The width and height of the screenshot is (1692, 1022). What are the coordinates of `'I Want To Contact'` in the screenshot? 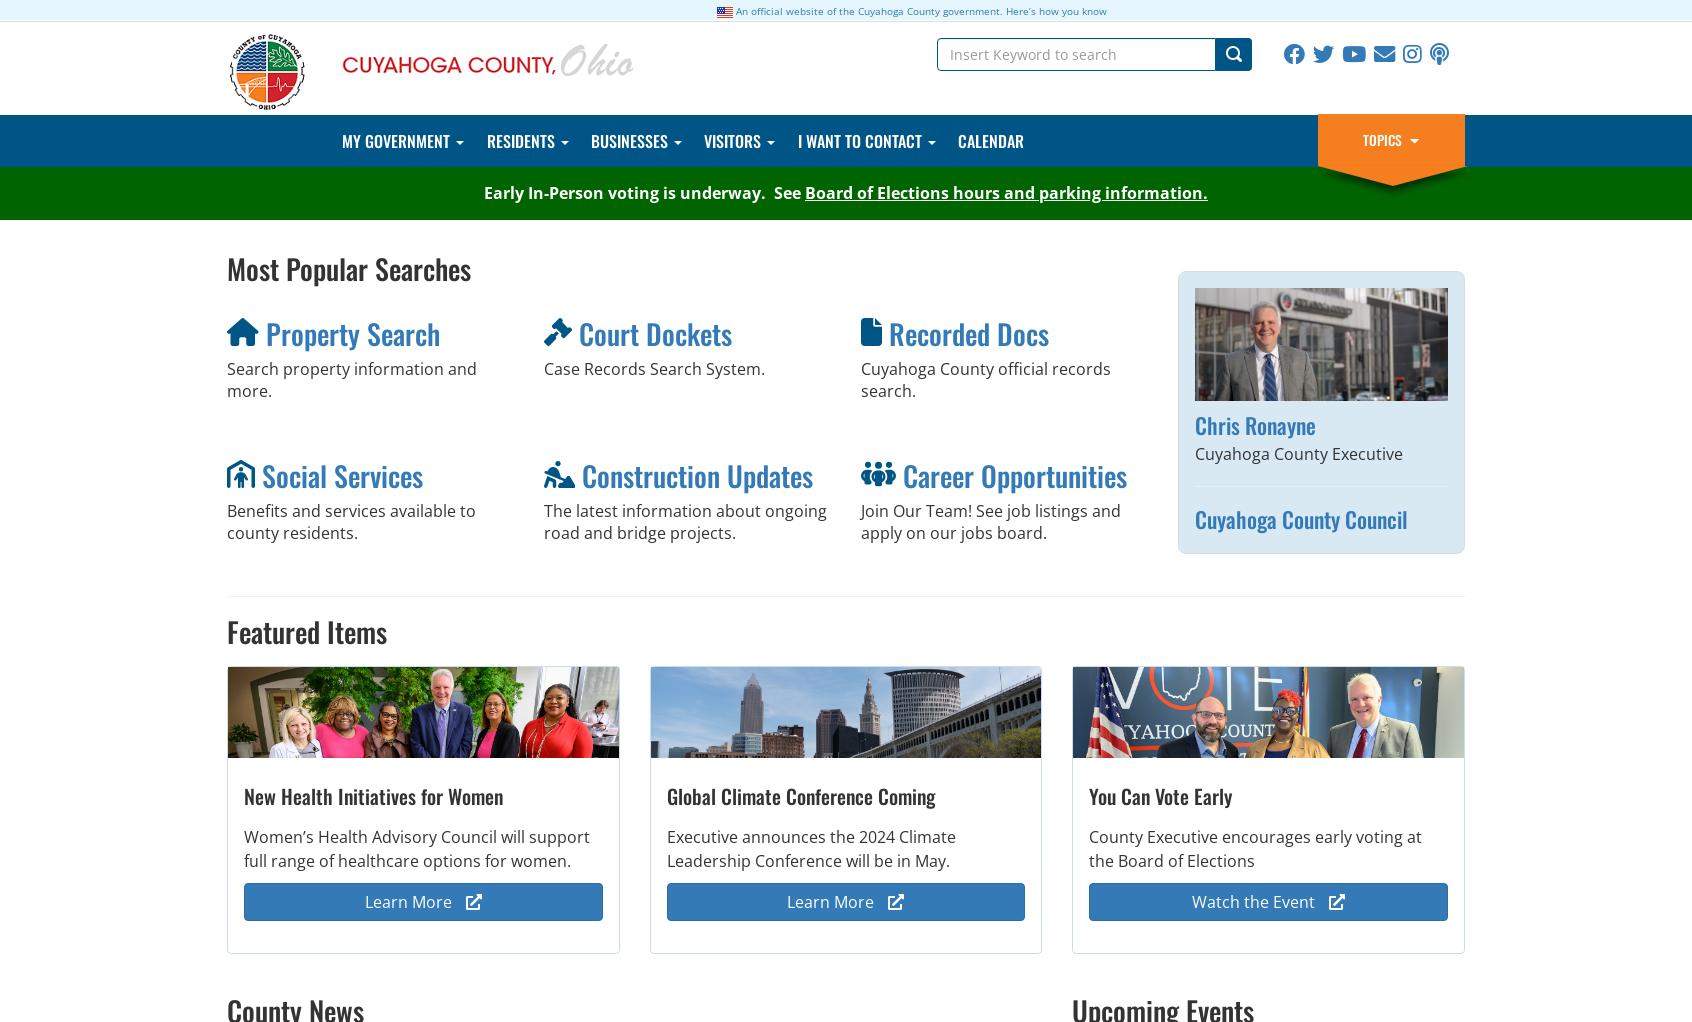 It's located at (860, 141).